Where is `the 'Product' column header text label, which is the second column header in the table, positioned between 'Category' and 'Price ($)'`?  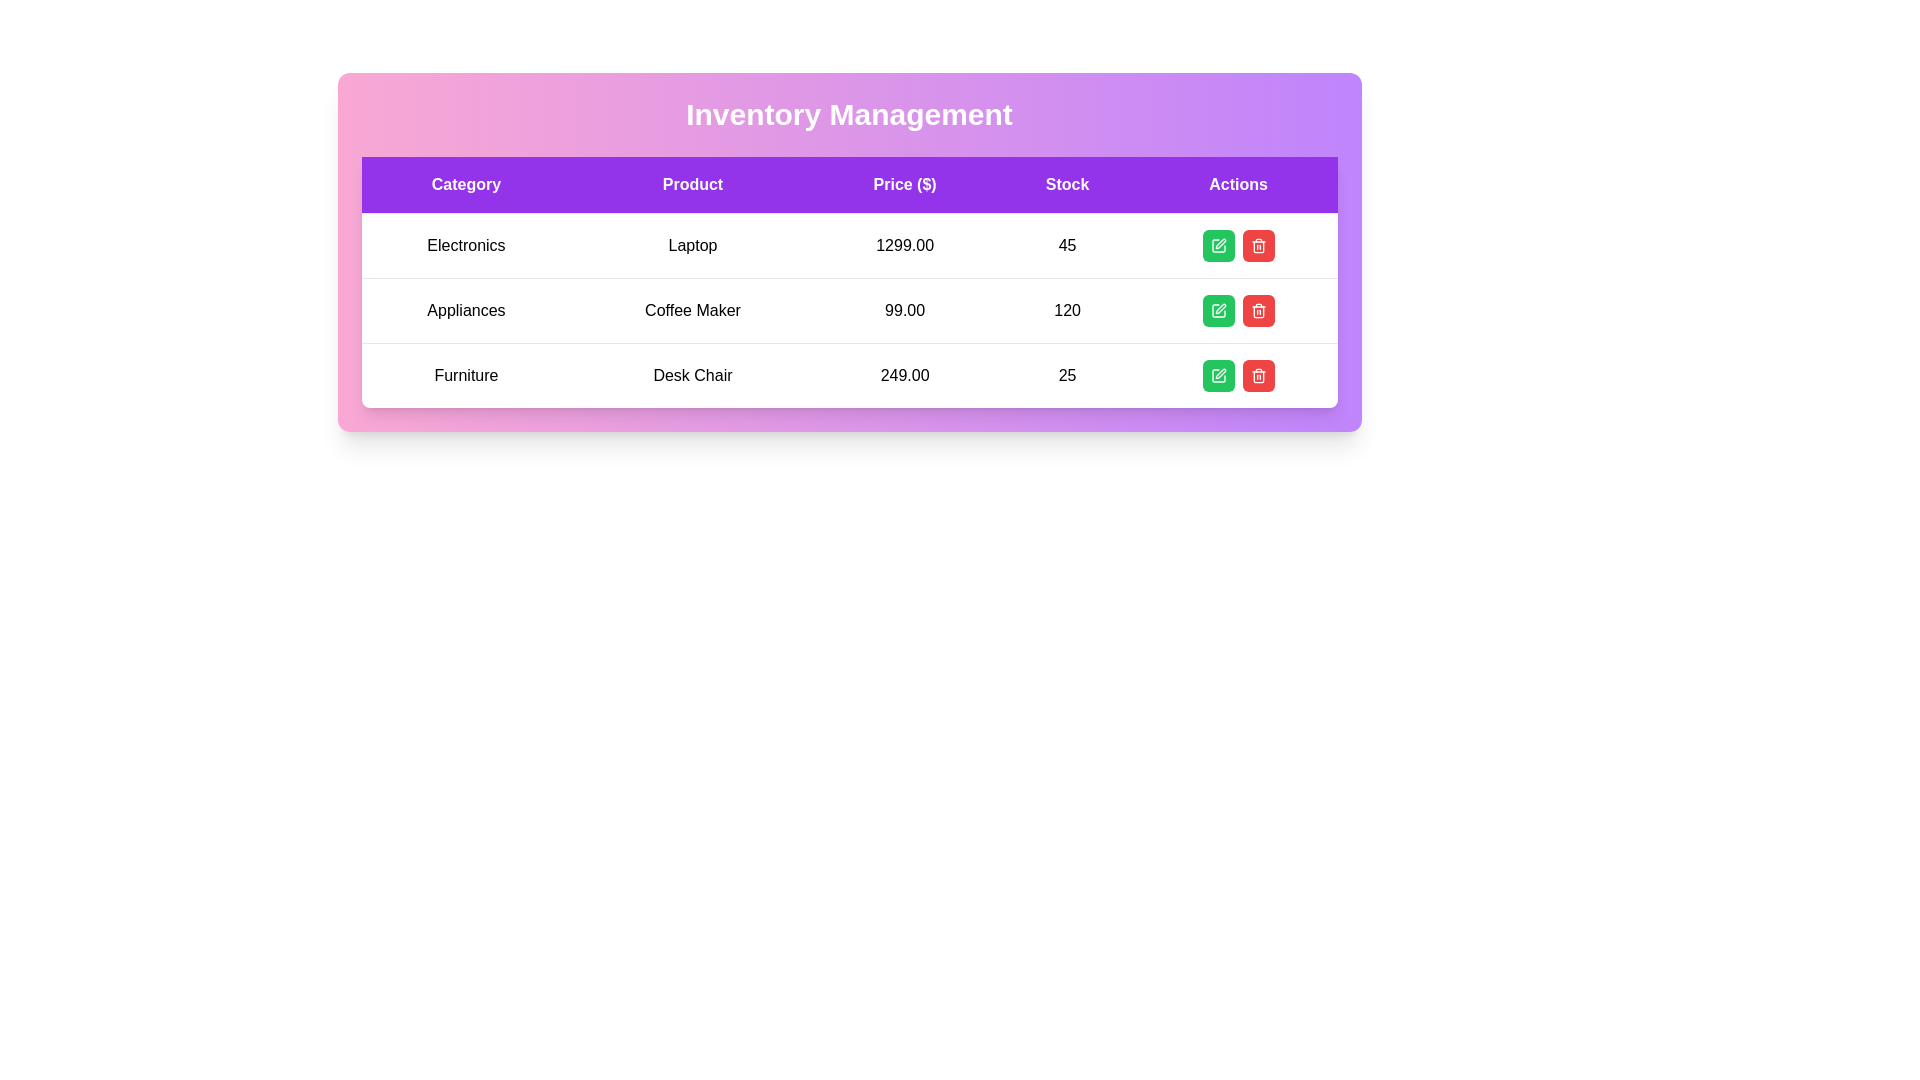 the 'Product' column header text label, which is the second column header in the table, positioned between 'Category' and 'Price ($)' is located at coordinates (692, 185).